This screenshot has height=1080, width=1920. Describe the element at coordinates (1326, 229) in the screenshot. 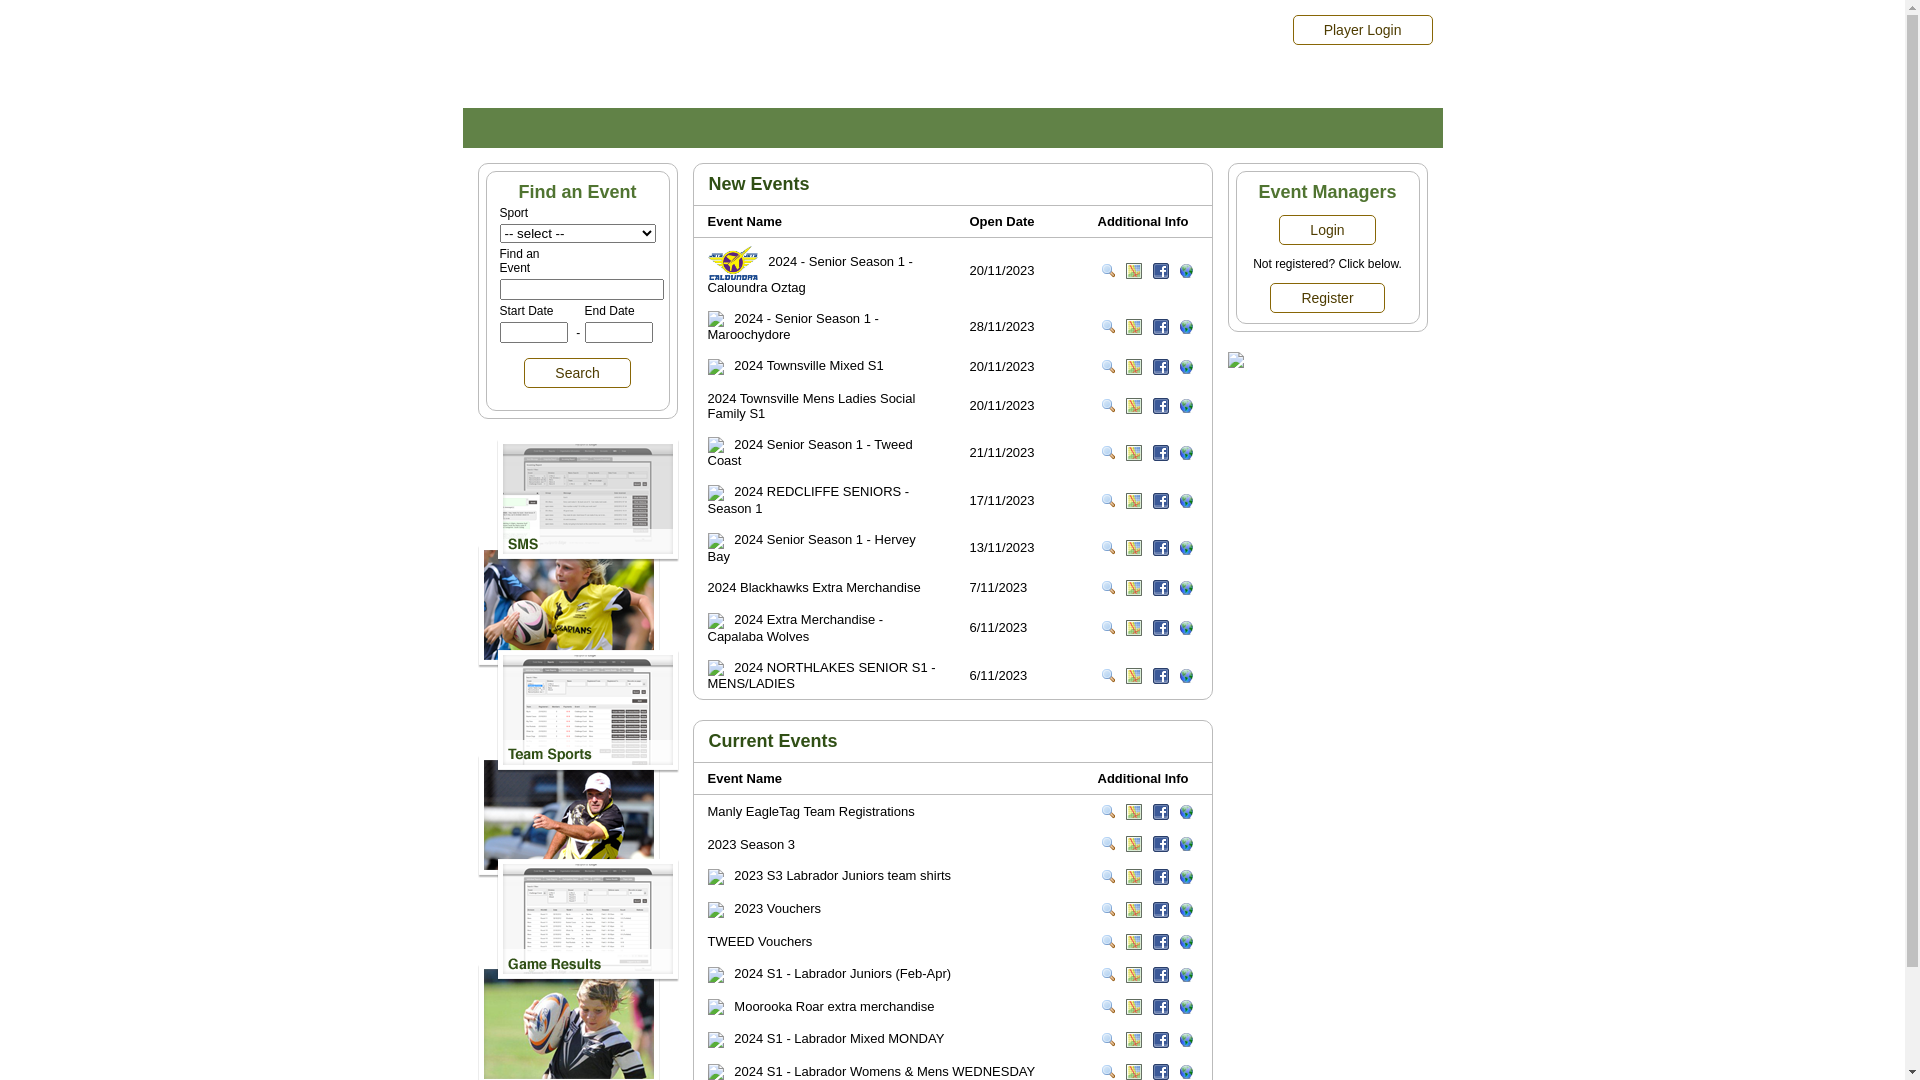

I see `'Login'` at that location.